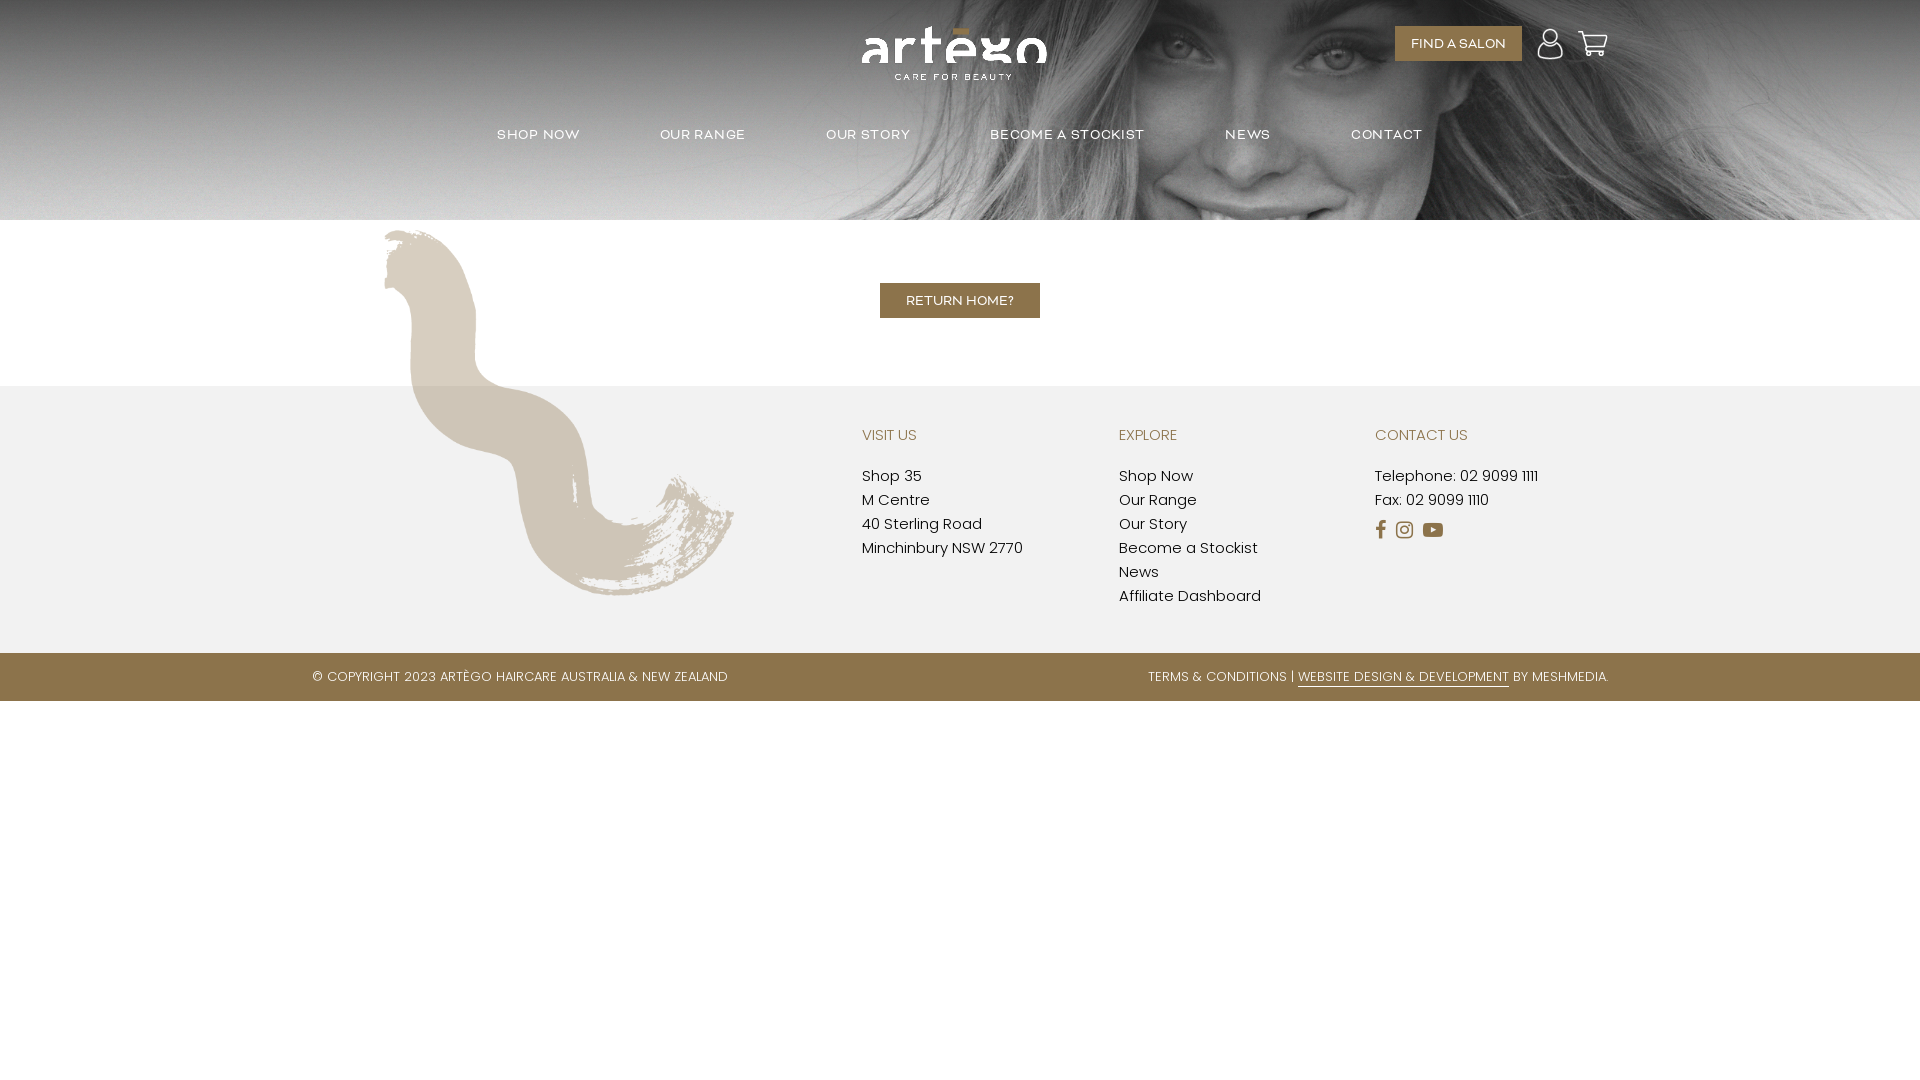  Describe the element at coordinates (1592, 42) in the screenshot. I see `'My Basket'` at that location.